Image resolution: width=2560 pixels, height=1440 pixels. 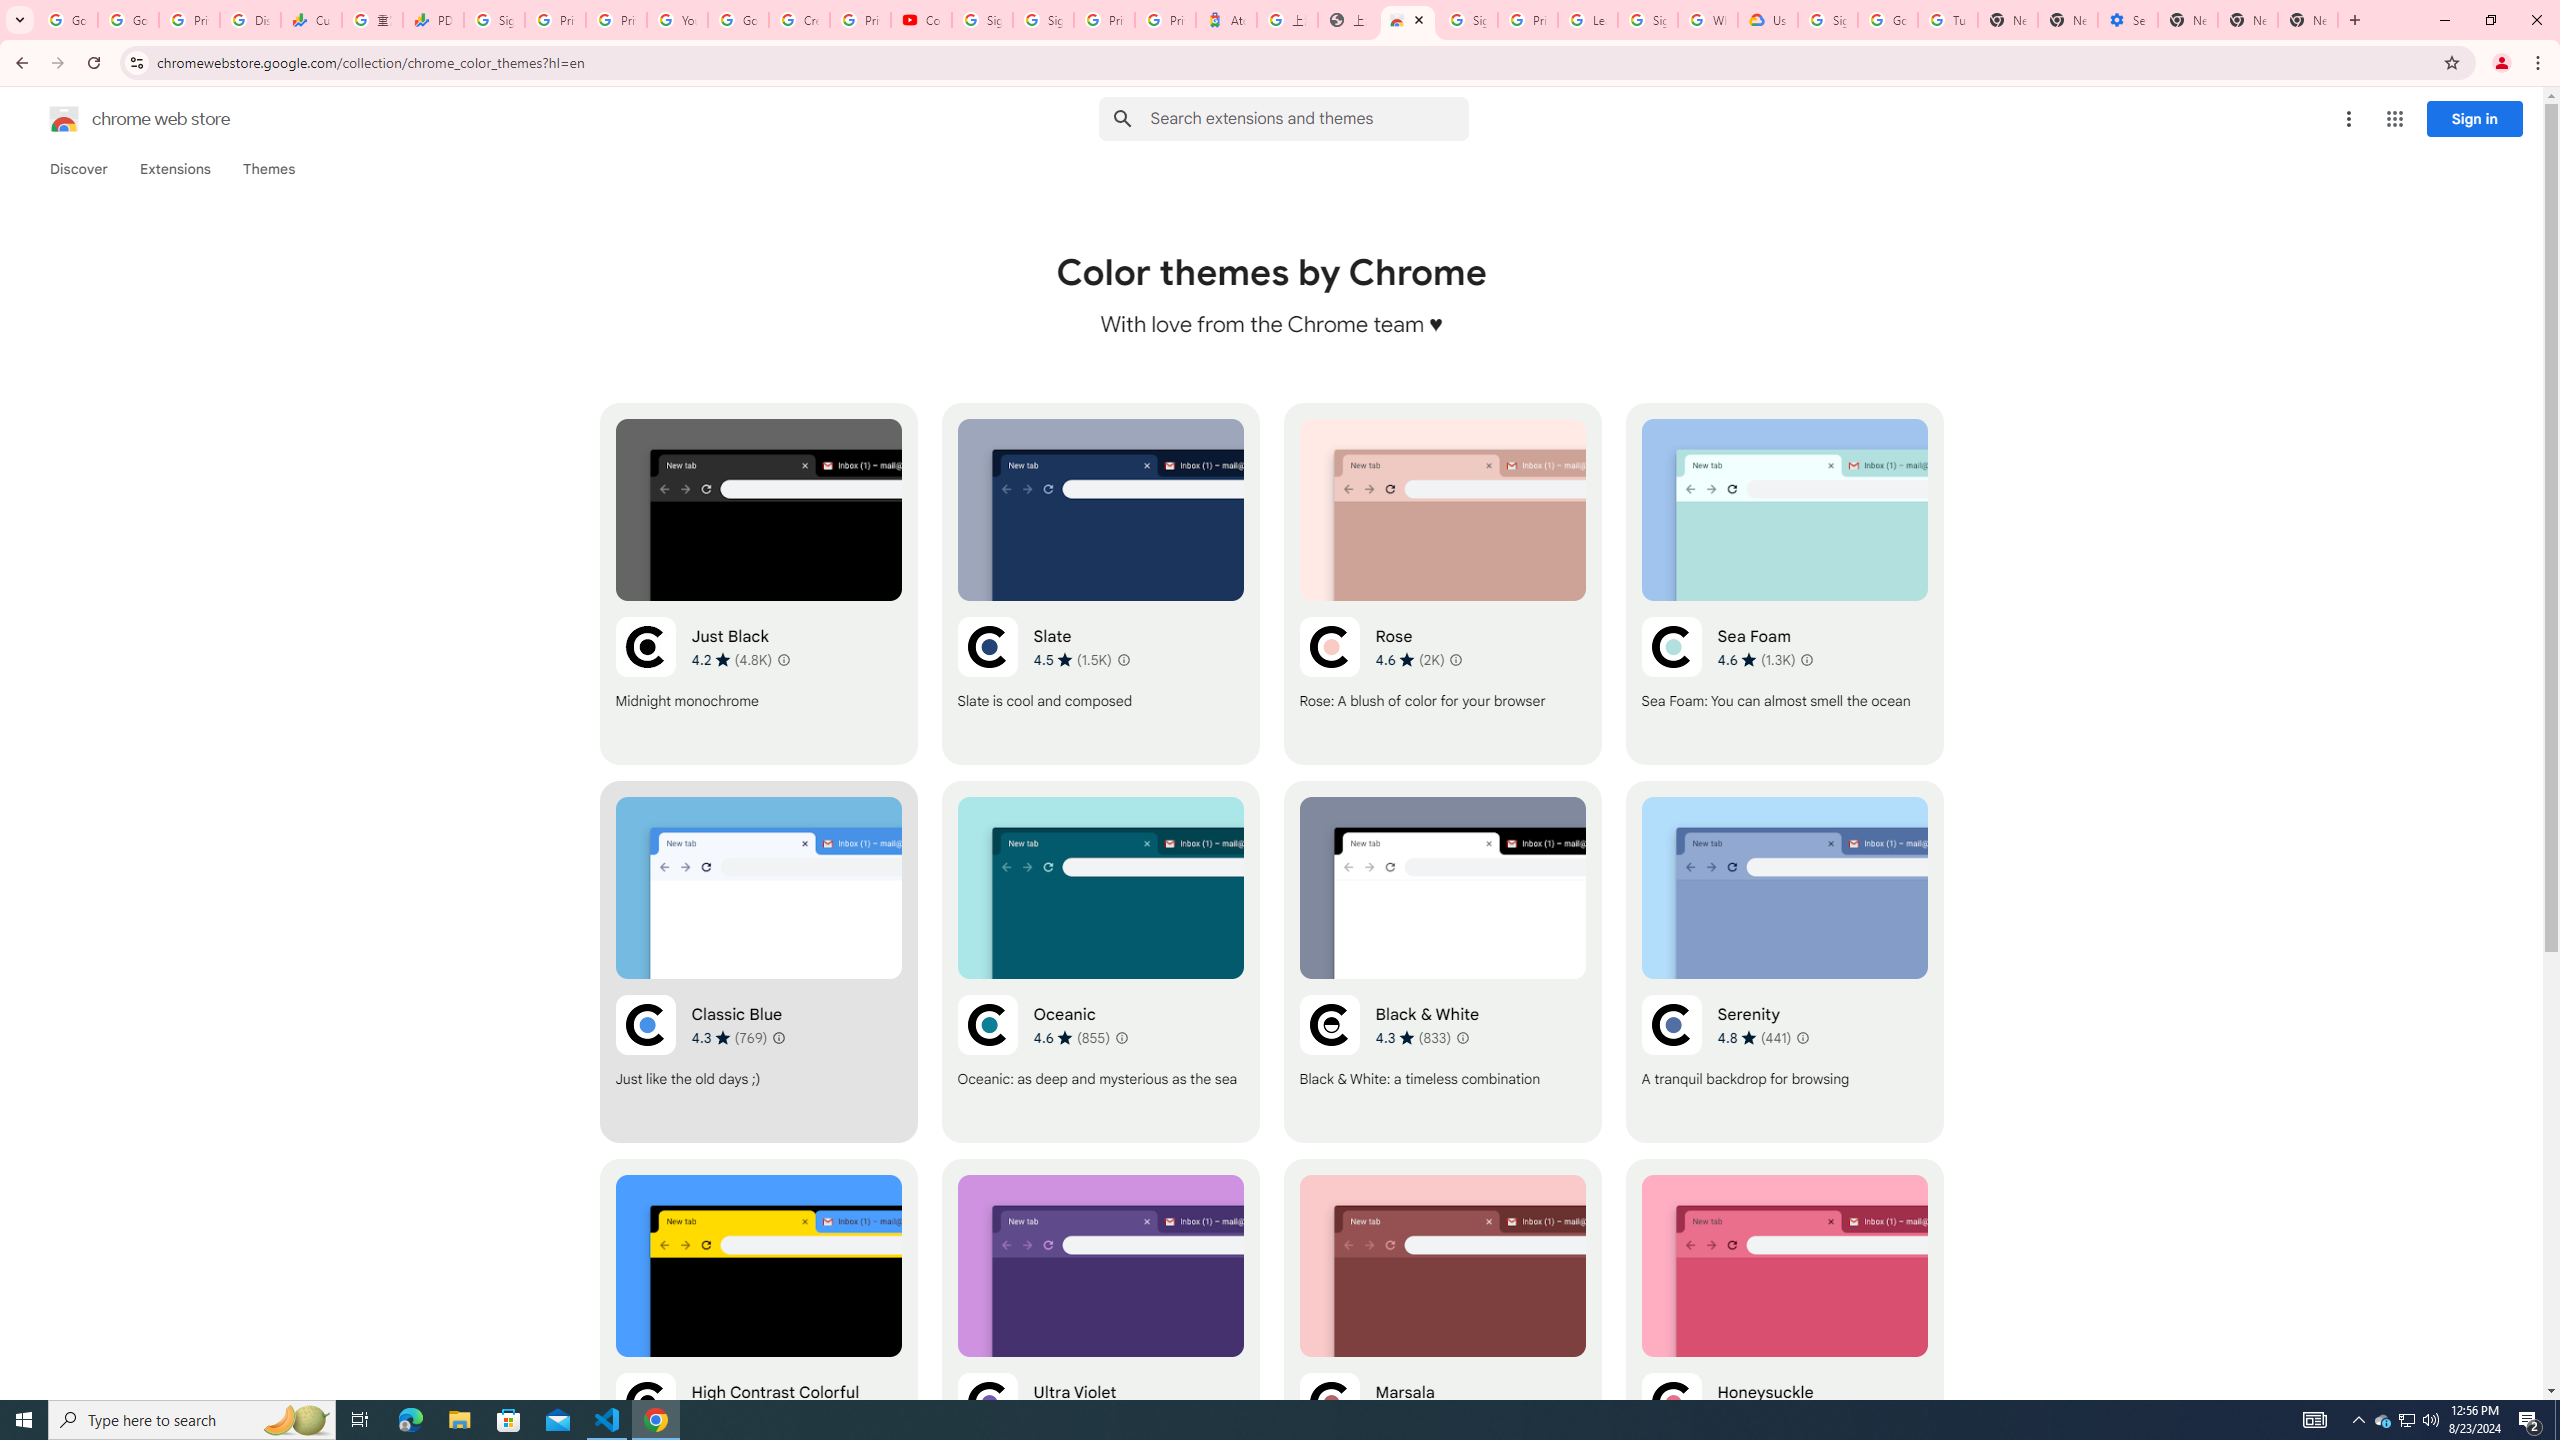 What do you see at coordinates (1753, 1037) in the screenshot?
I see `'Average rating 4.8 out of 5 stars. 441 ratings.'` at bounding box center [1753, 1037].